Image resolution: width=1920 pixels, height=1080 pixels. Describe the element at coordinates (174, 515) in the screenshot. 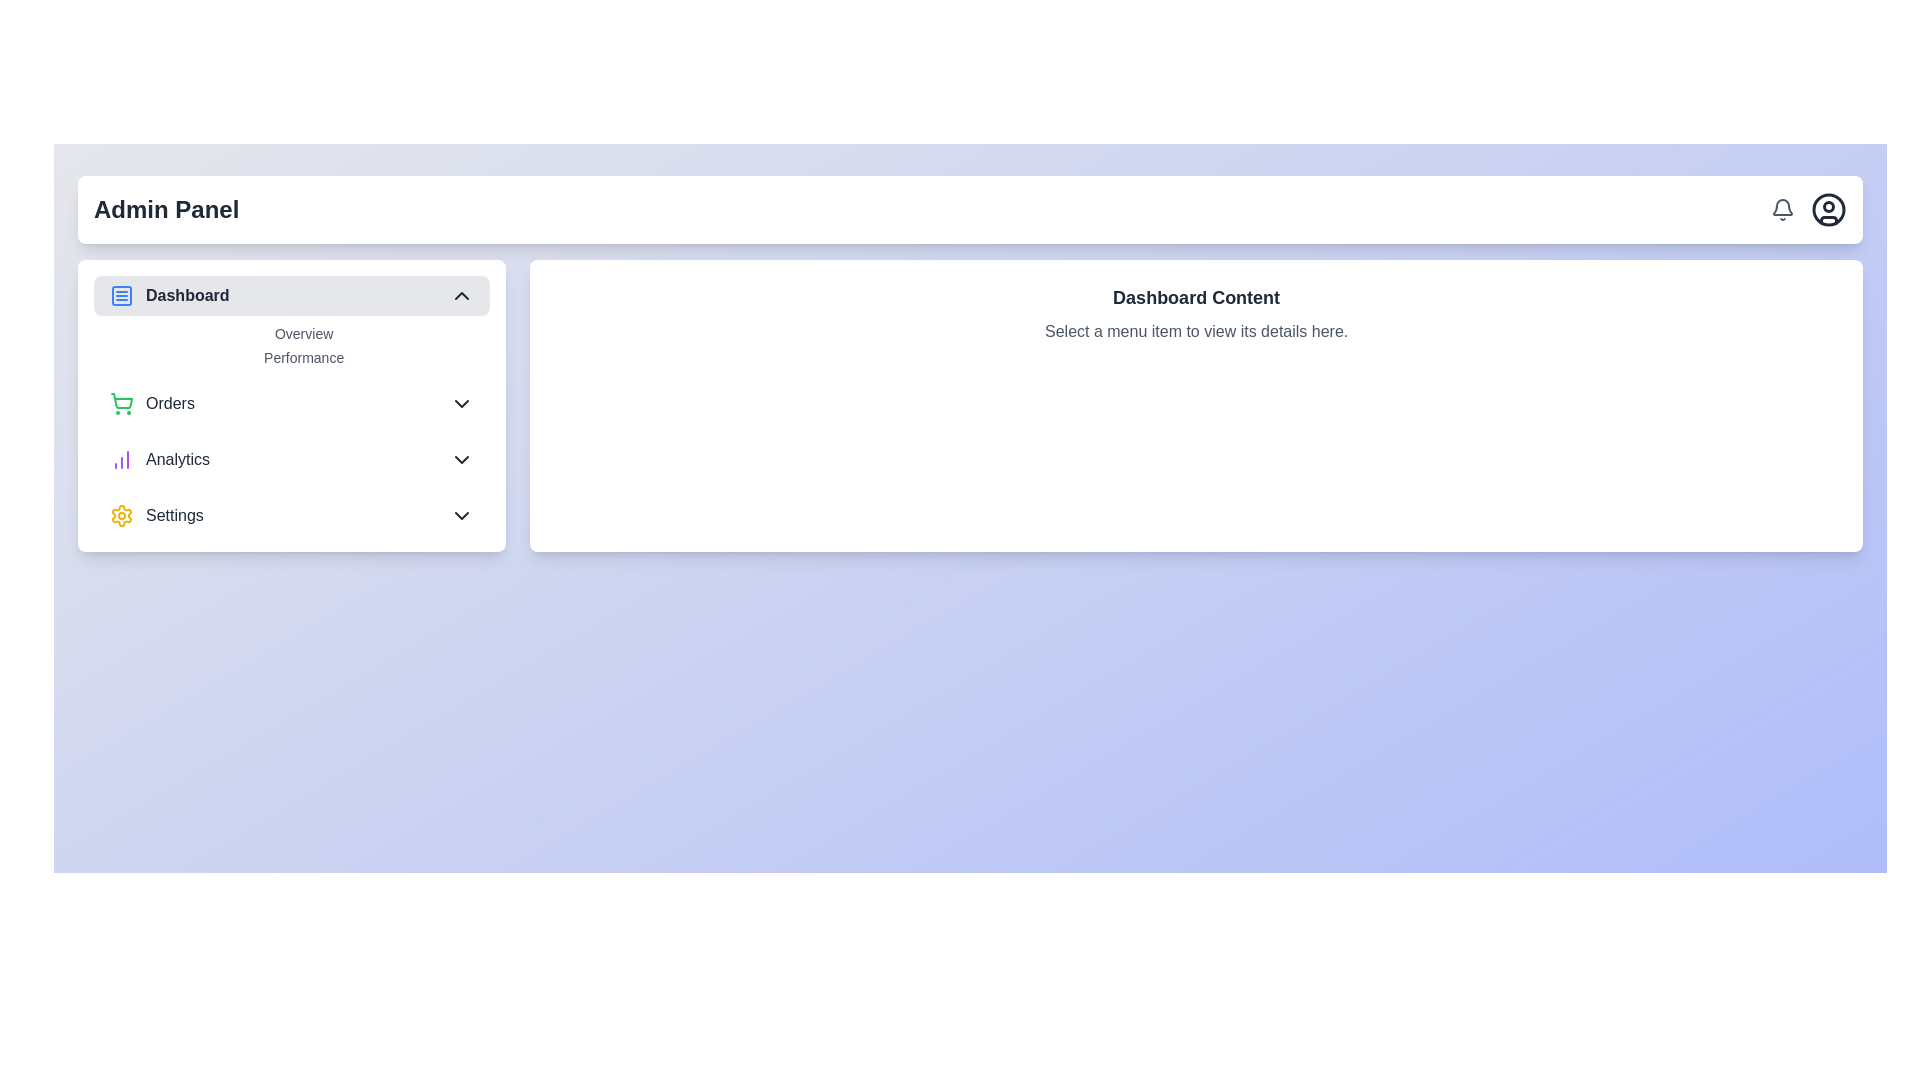

I see `the 'Settings' label located in the vertical navigation bar on the left side of the interface, directly beneath the 'Analytics' section` at that location.